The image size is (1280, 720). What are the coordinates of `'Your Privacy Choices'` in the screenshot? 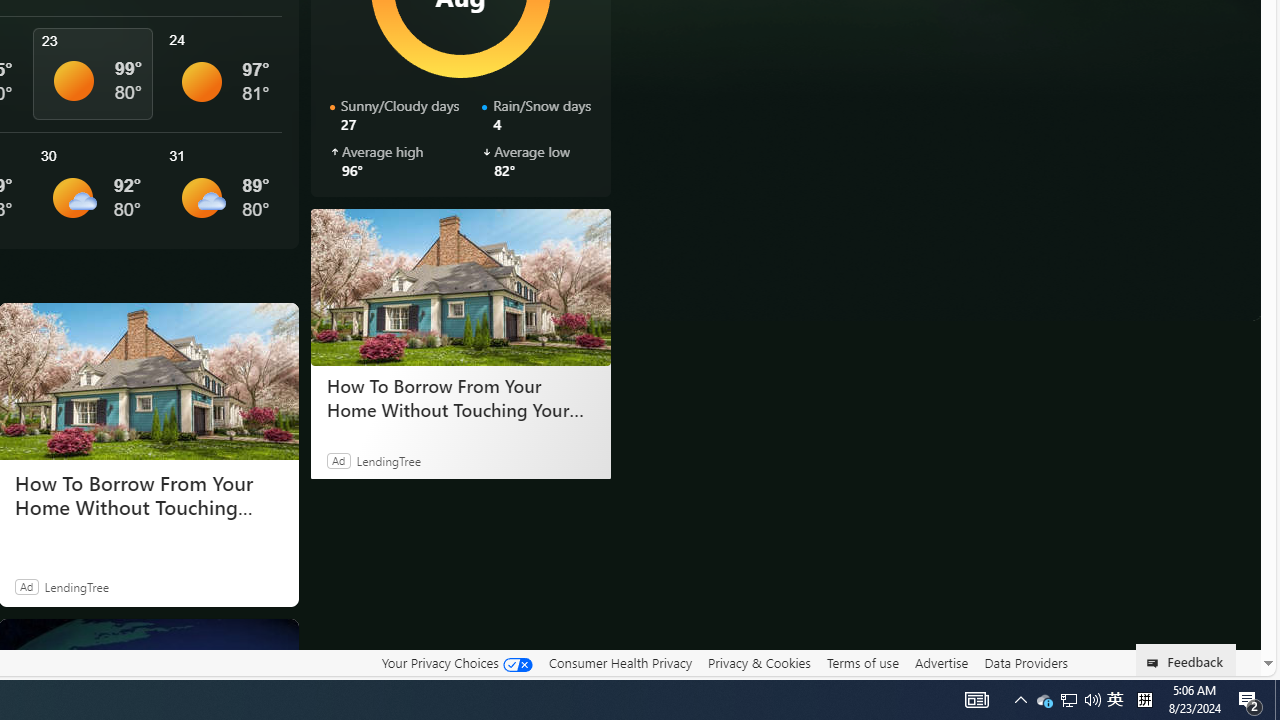 It's located at (455, 663).